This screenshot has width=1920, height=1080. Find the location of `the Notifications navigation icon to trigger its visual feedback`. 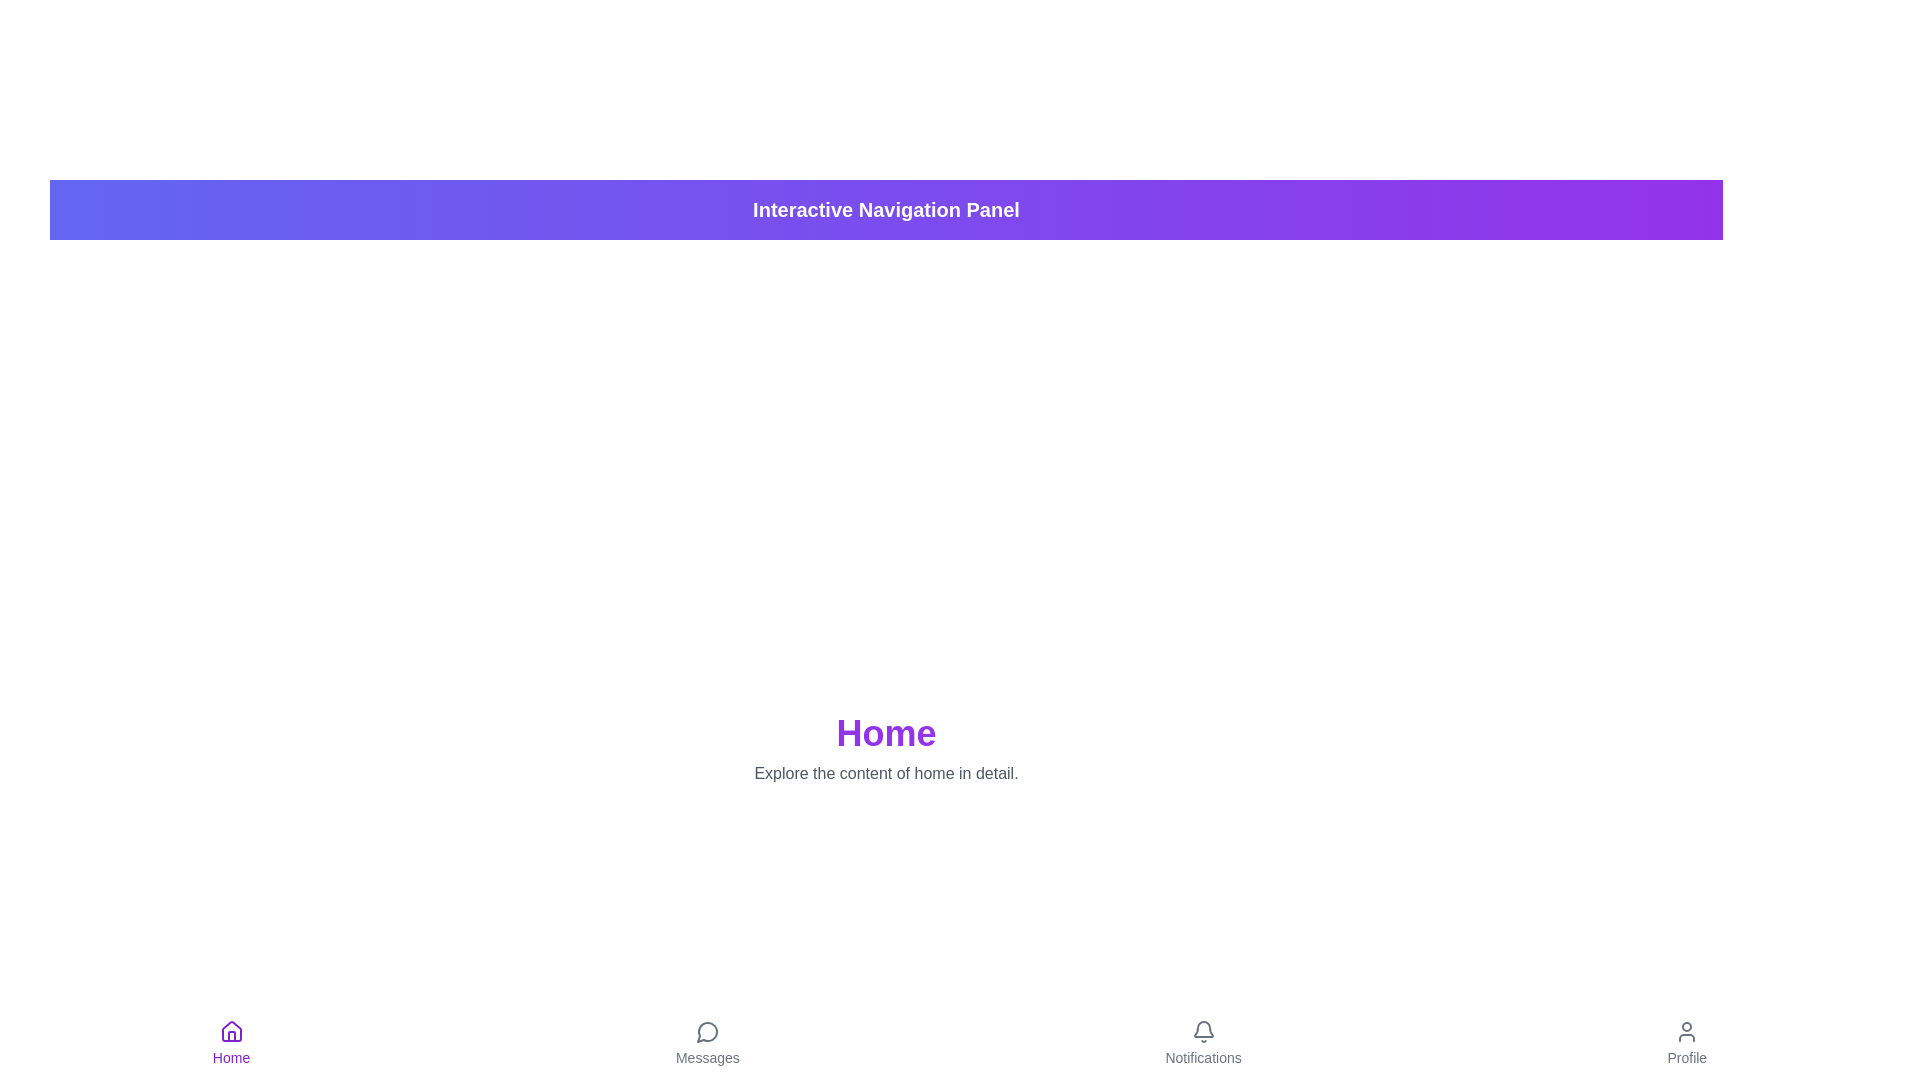

the Notifications navigation icon to trigger its visual feedback is located at coordinates (1202, 1043).